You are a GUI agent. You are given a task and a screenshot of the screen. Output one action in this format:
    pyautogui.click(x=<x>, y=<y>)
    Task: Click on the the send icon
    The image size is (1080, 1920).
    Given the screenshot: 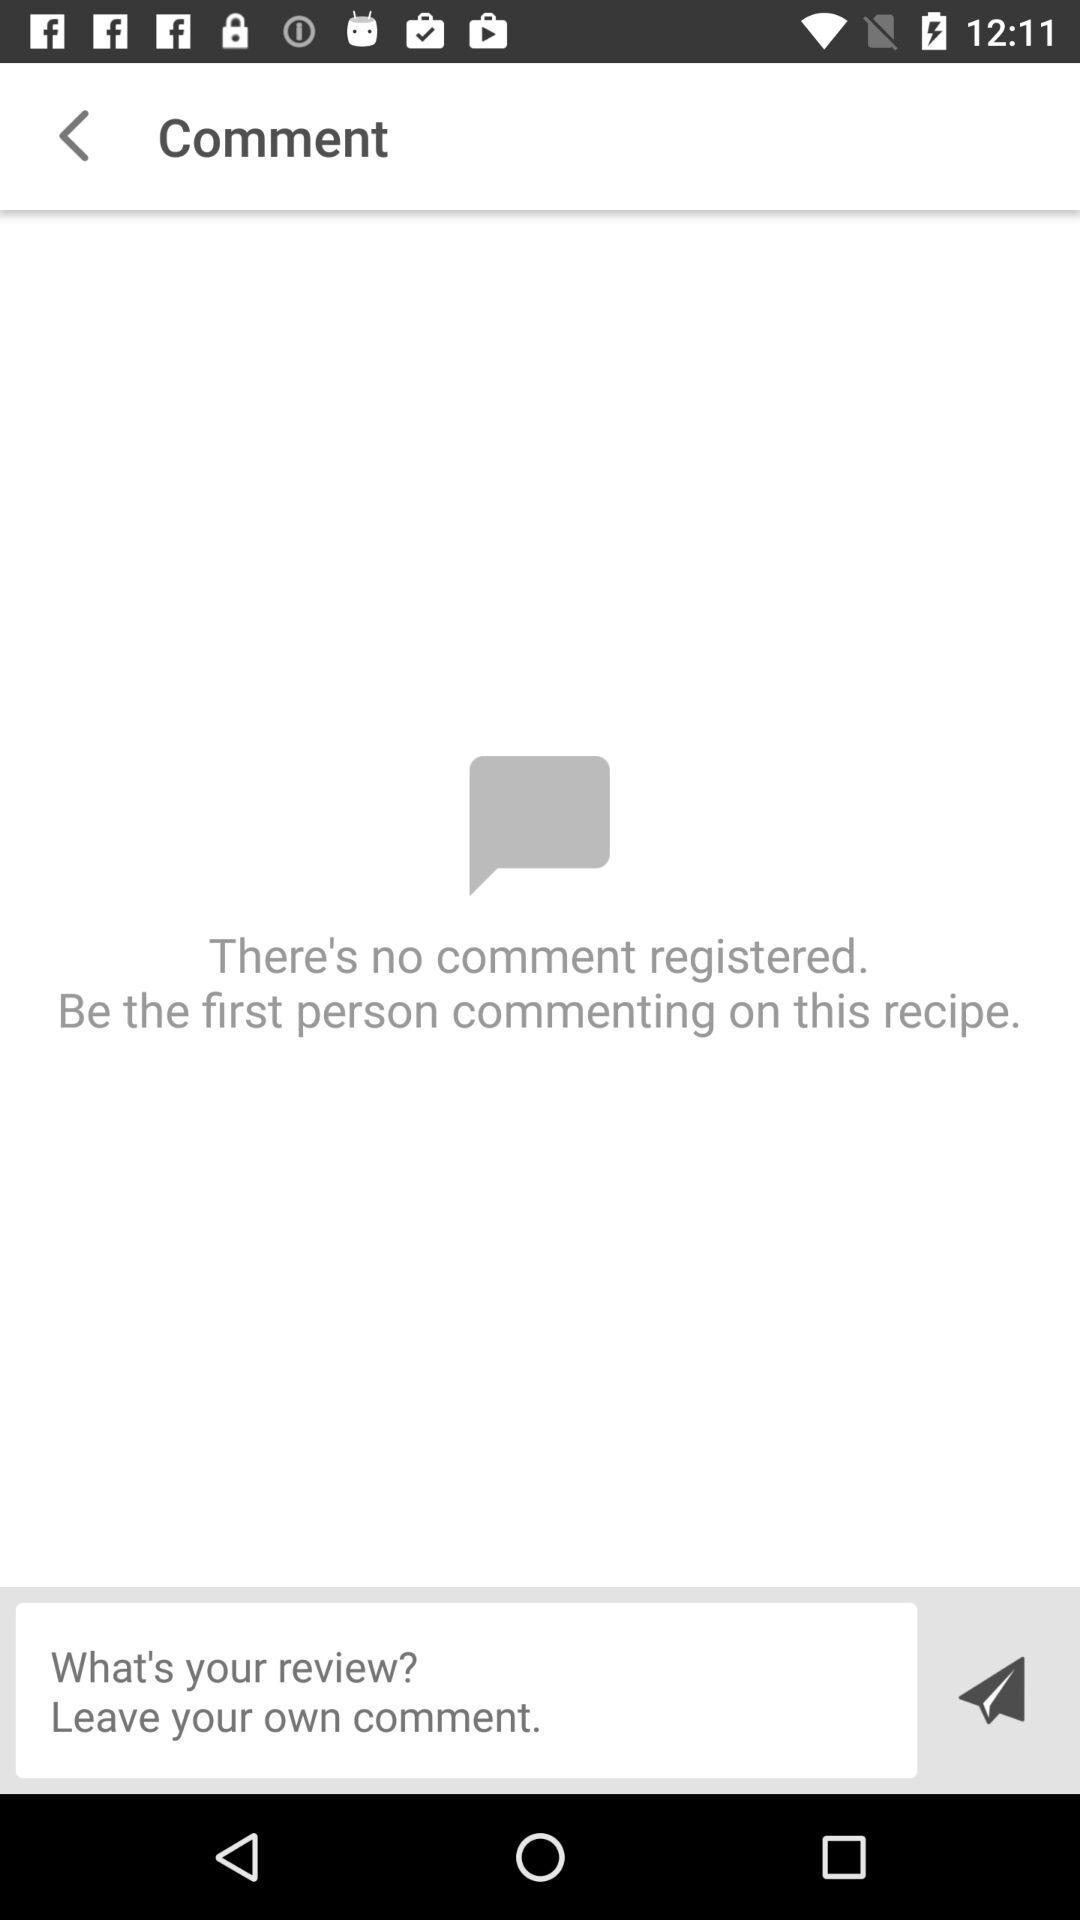 What is the action you would take?
    pyautogui.click(x=990, y=1689)
    